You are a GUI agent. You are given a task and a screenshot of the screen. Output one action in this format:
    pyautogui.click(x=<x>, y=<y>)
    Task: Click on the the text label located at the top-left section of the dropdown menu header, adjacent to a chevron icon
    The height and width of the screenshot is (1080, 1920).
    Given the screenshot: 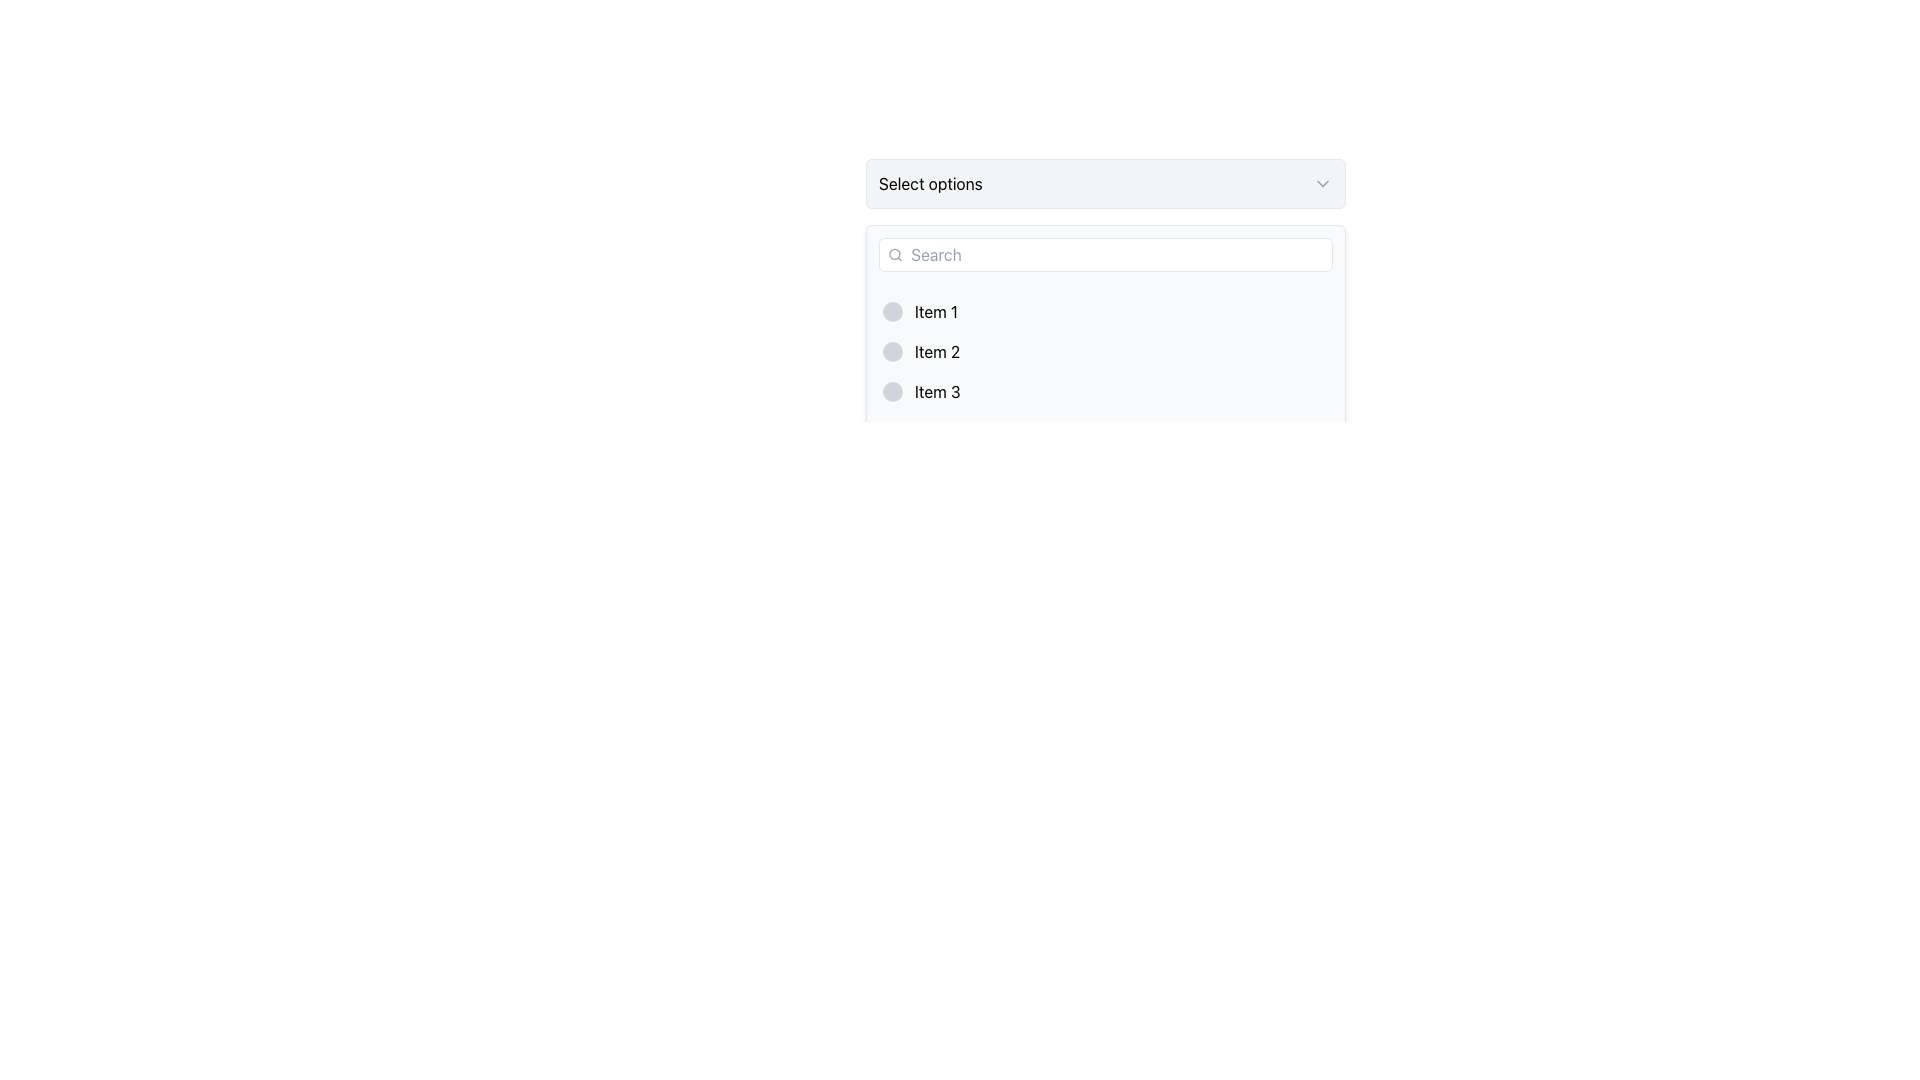 What is the action you would take?
    pyautogui.click(x=929, y=184)
    